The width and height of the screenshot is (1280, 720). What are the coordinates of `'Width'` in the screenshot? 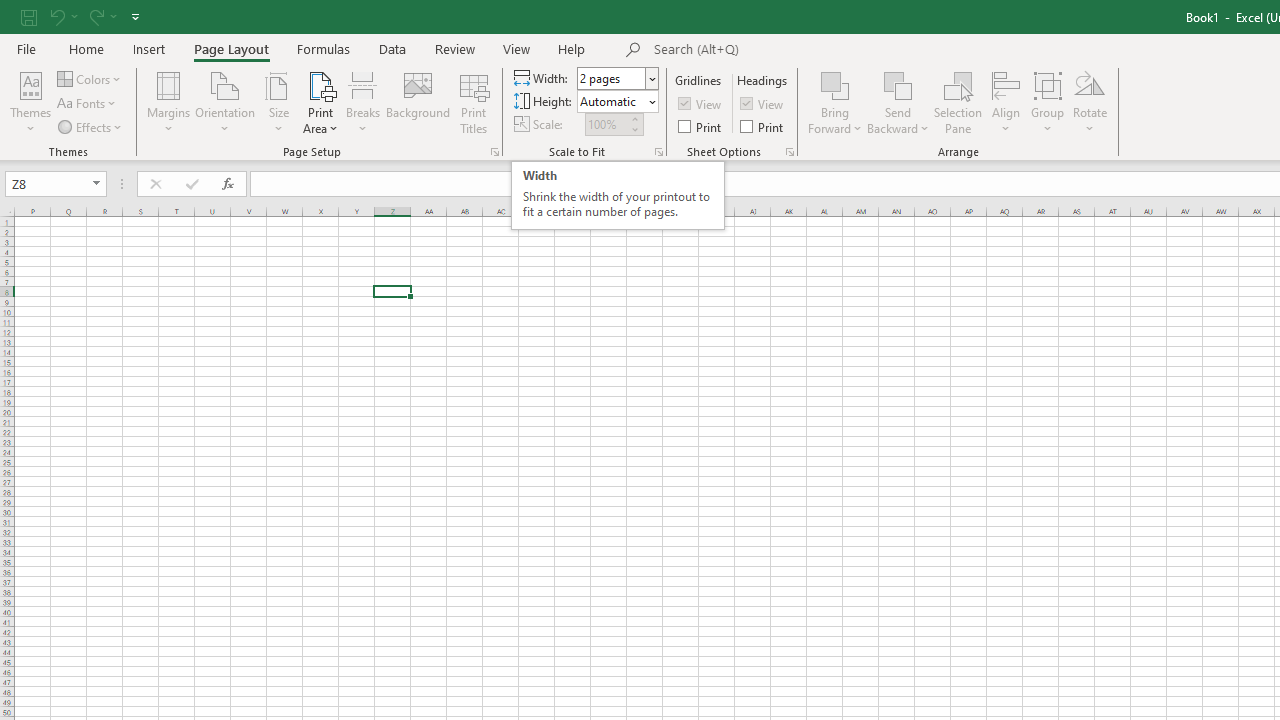 It's located at (617, 77).